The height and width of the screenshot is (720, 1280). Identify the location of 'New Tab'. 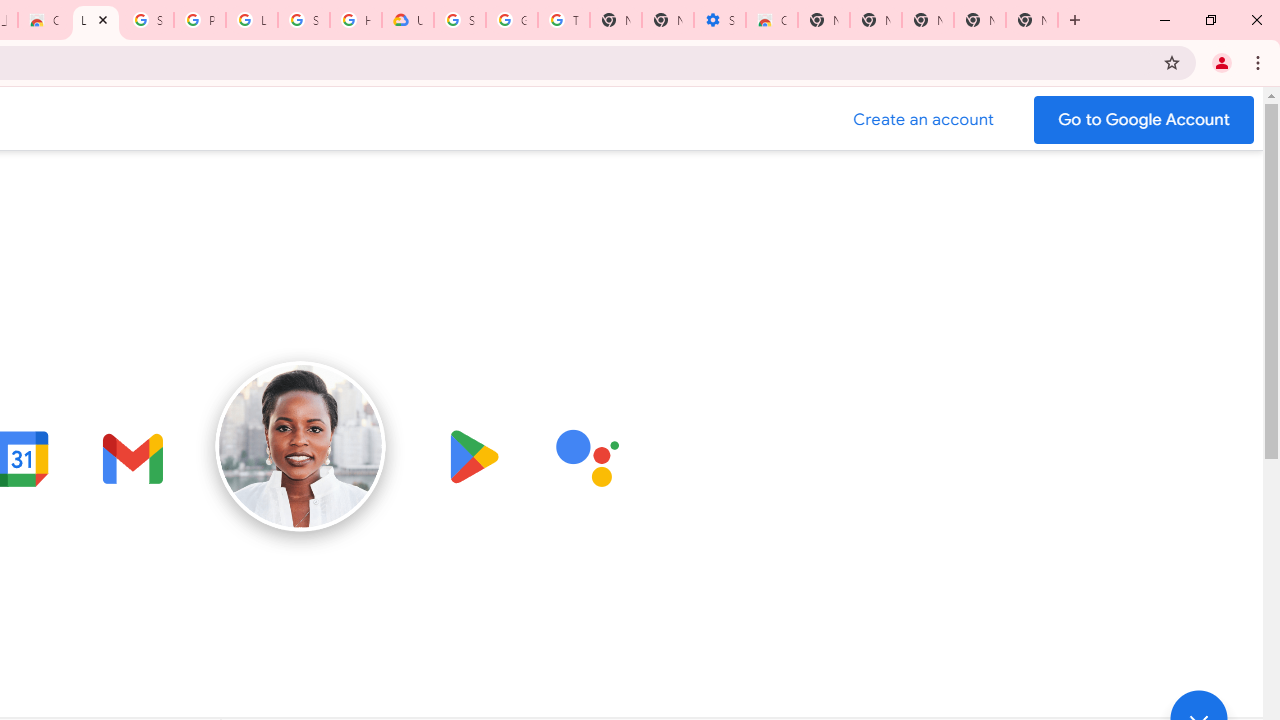
(1074, 20).